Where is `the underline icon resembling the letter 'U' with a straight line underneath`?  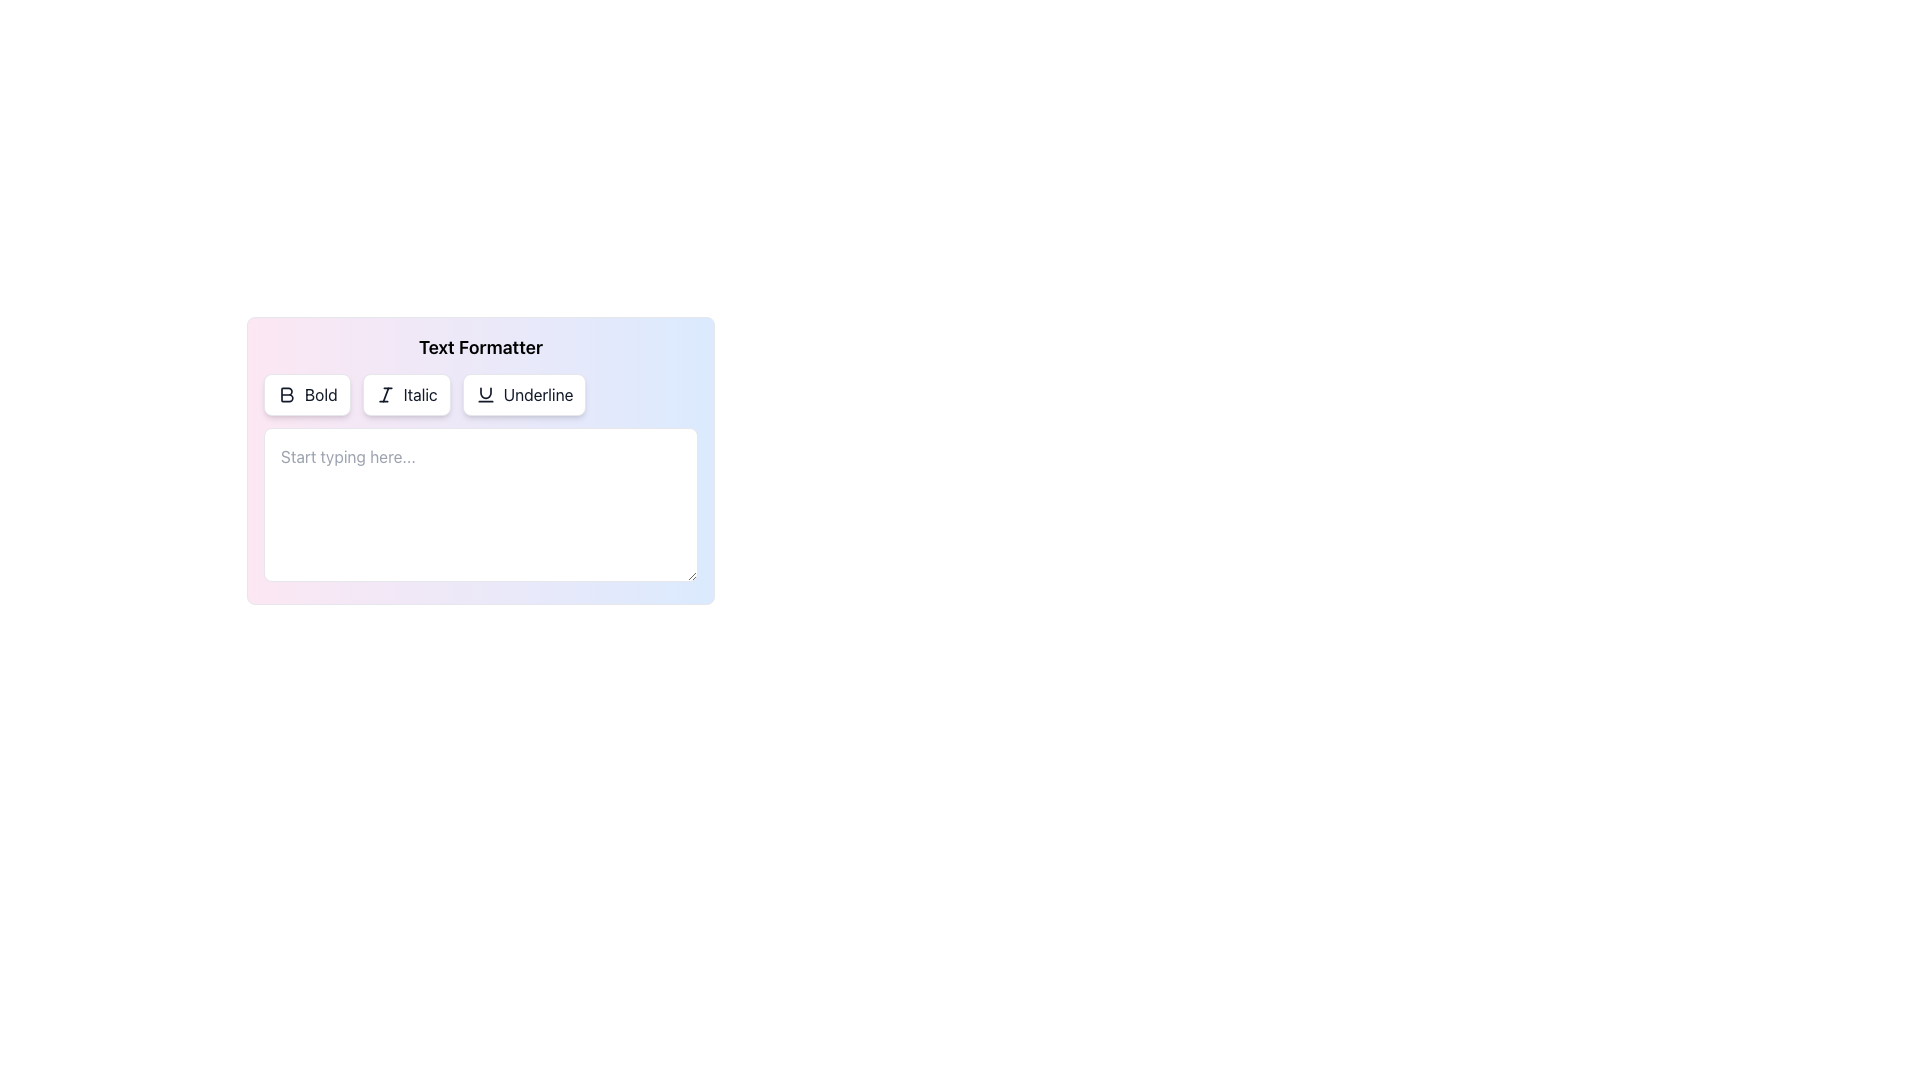 the underline icon resembling the letter 'U' with a straight line underneath is located at coordinates (485, 394).